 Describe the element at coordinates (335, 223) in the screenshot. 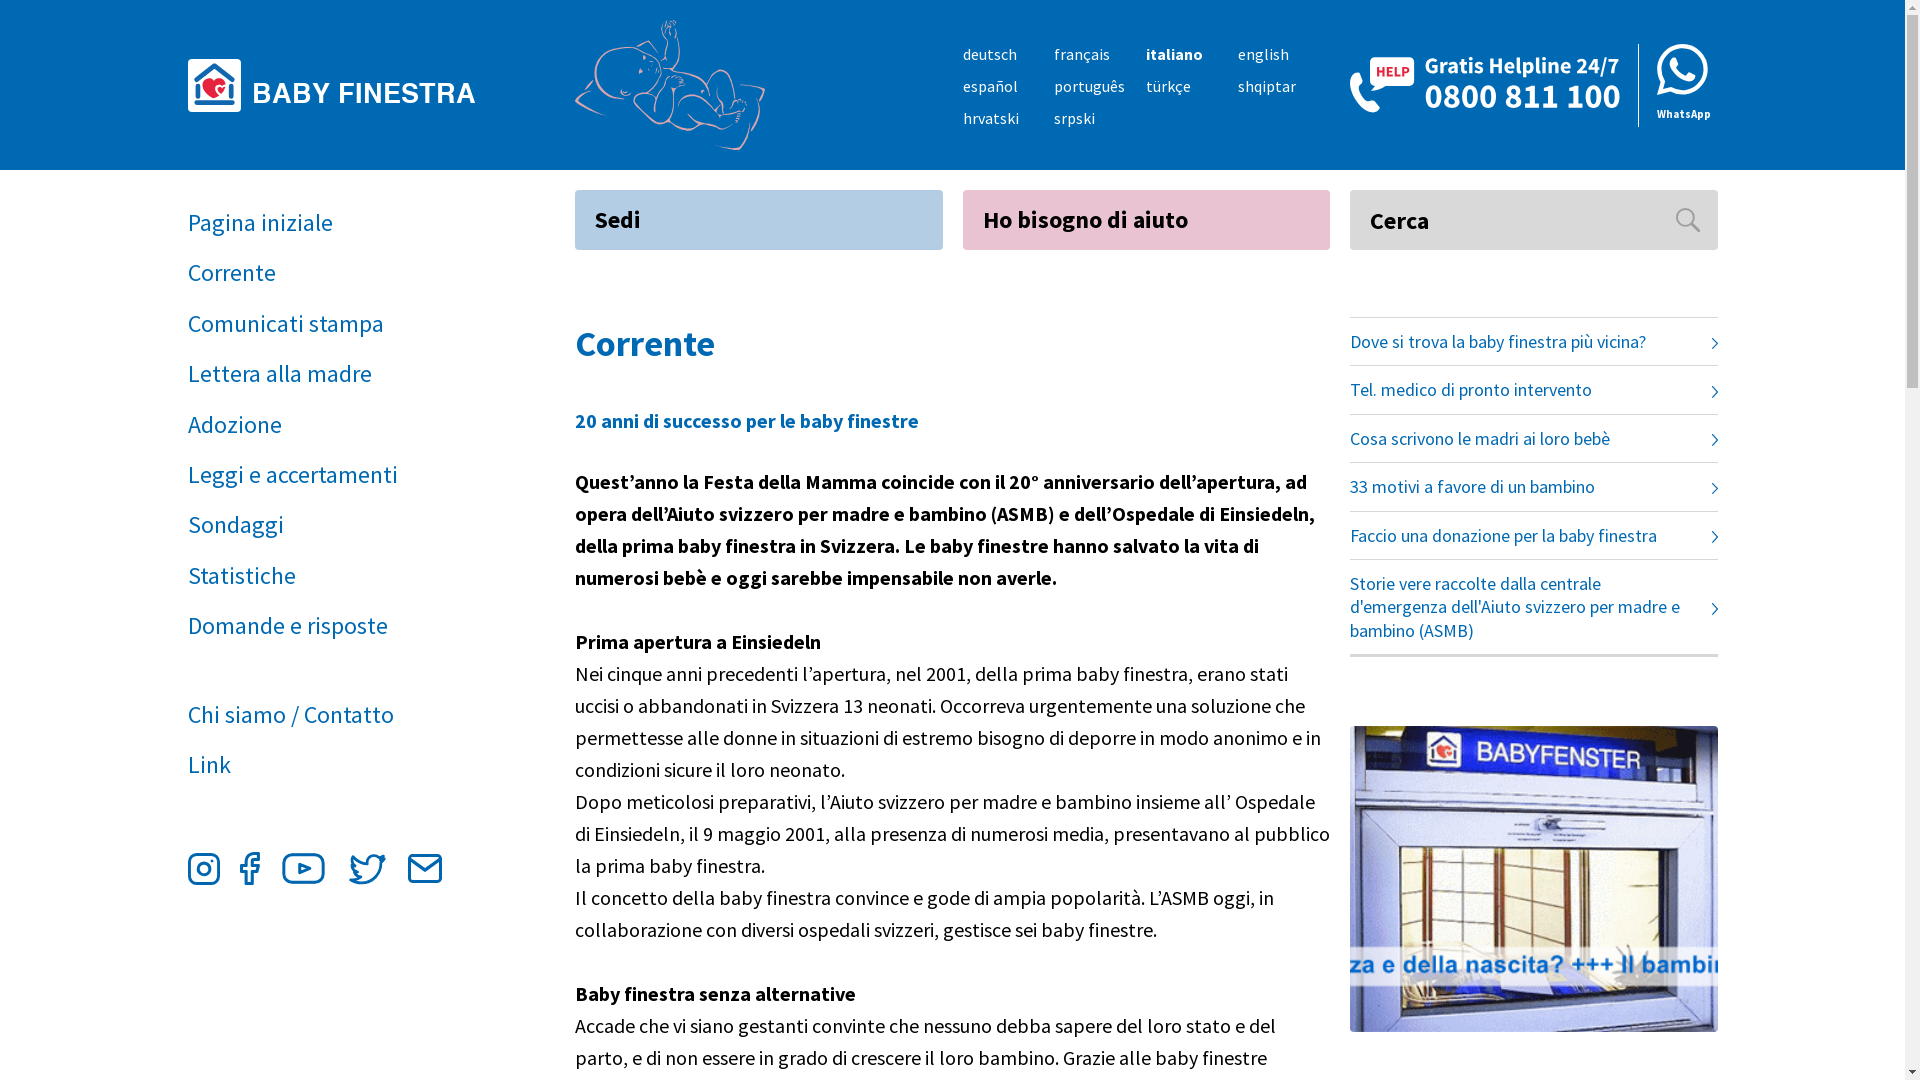

I see `'Pagina iniziale'` at that location.